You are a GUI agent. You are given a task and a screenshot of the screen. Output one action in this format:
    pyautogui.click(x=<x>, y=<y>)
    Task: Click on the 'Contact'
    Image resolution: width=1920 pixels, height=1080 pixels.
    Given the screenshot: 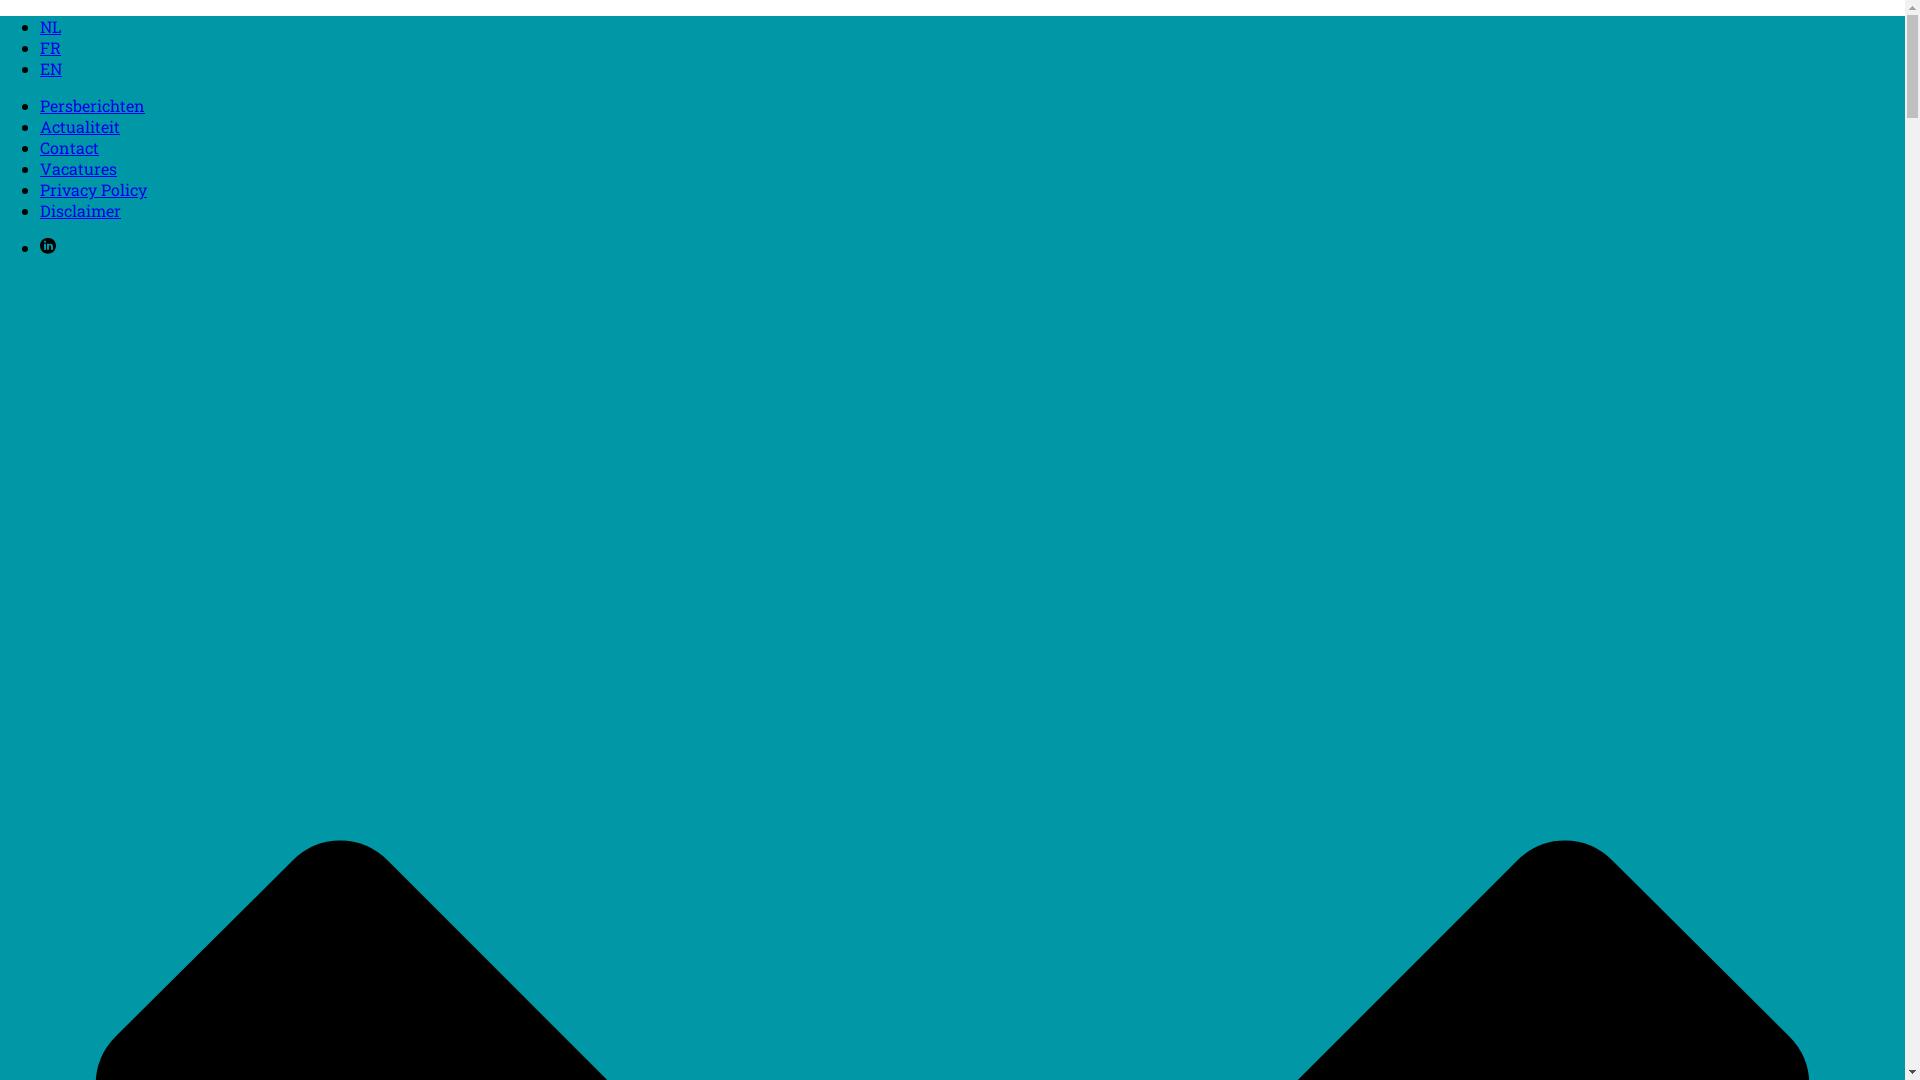 What is the action you would take?
    pyautogui.click(x=69, y=146)
    